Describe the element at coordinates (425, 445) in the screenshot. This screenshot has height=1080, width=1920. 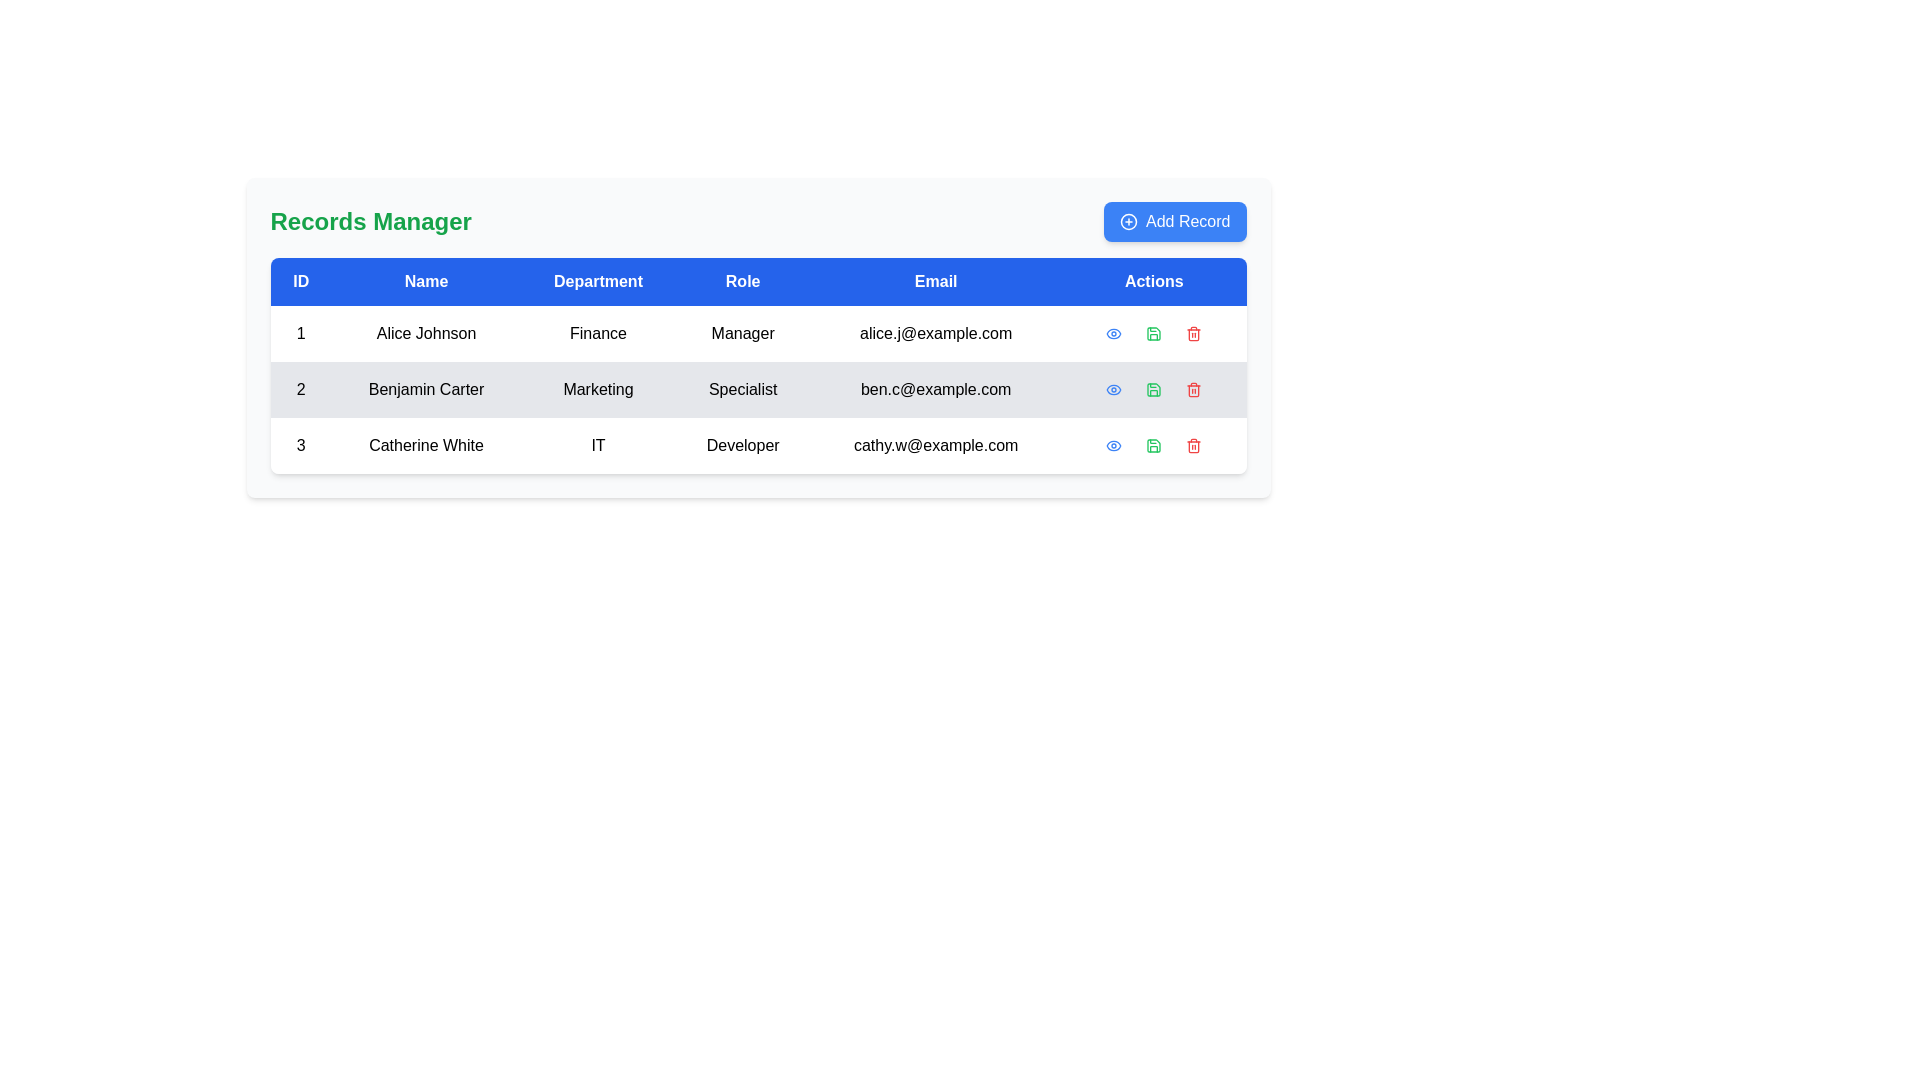
I see `the text label displaying 'Catherine White'` at that location.